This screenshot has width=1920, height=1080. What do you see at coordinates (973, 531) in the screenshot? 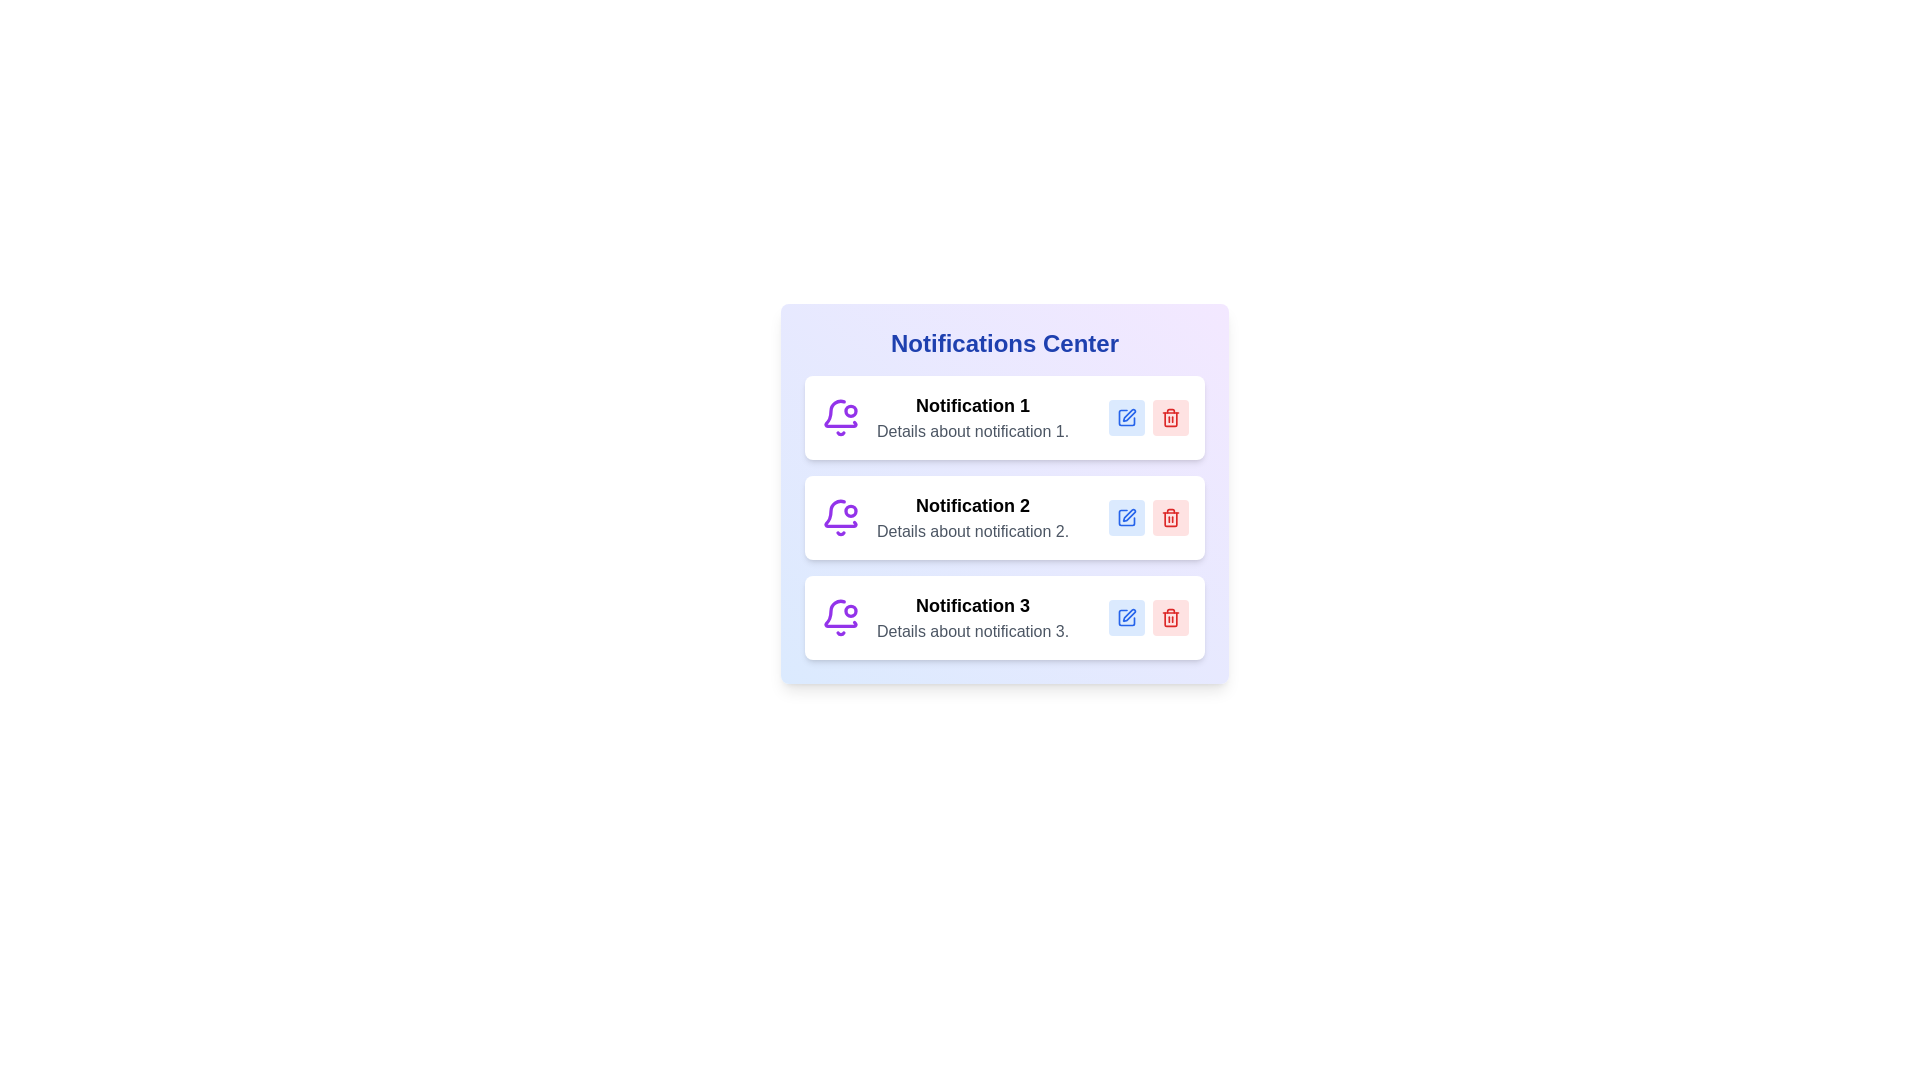
I see `the informational text label providing details about 'Notification 2' in the Notifications Center interface` at bounding box center [973, 531].